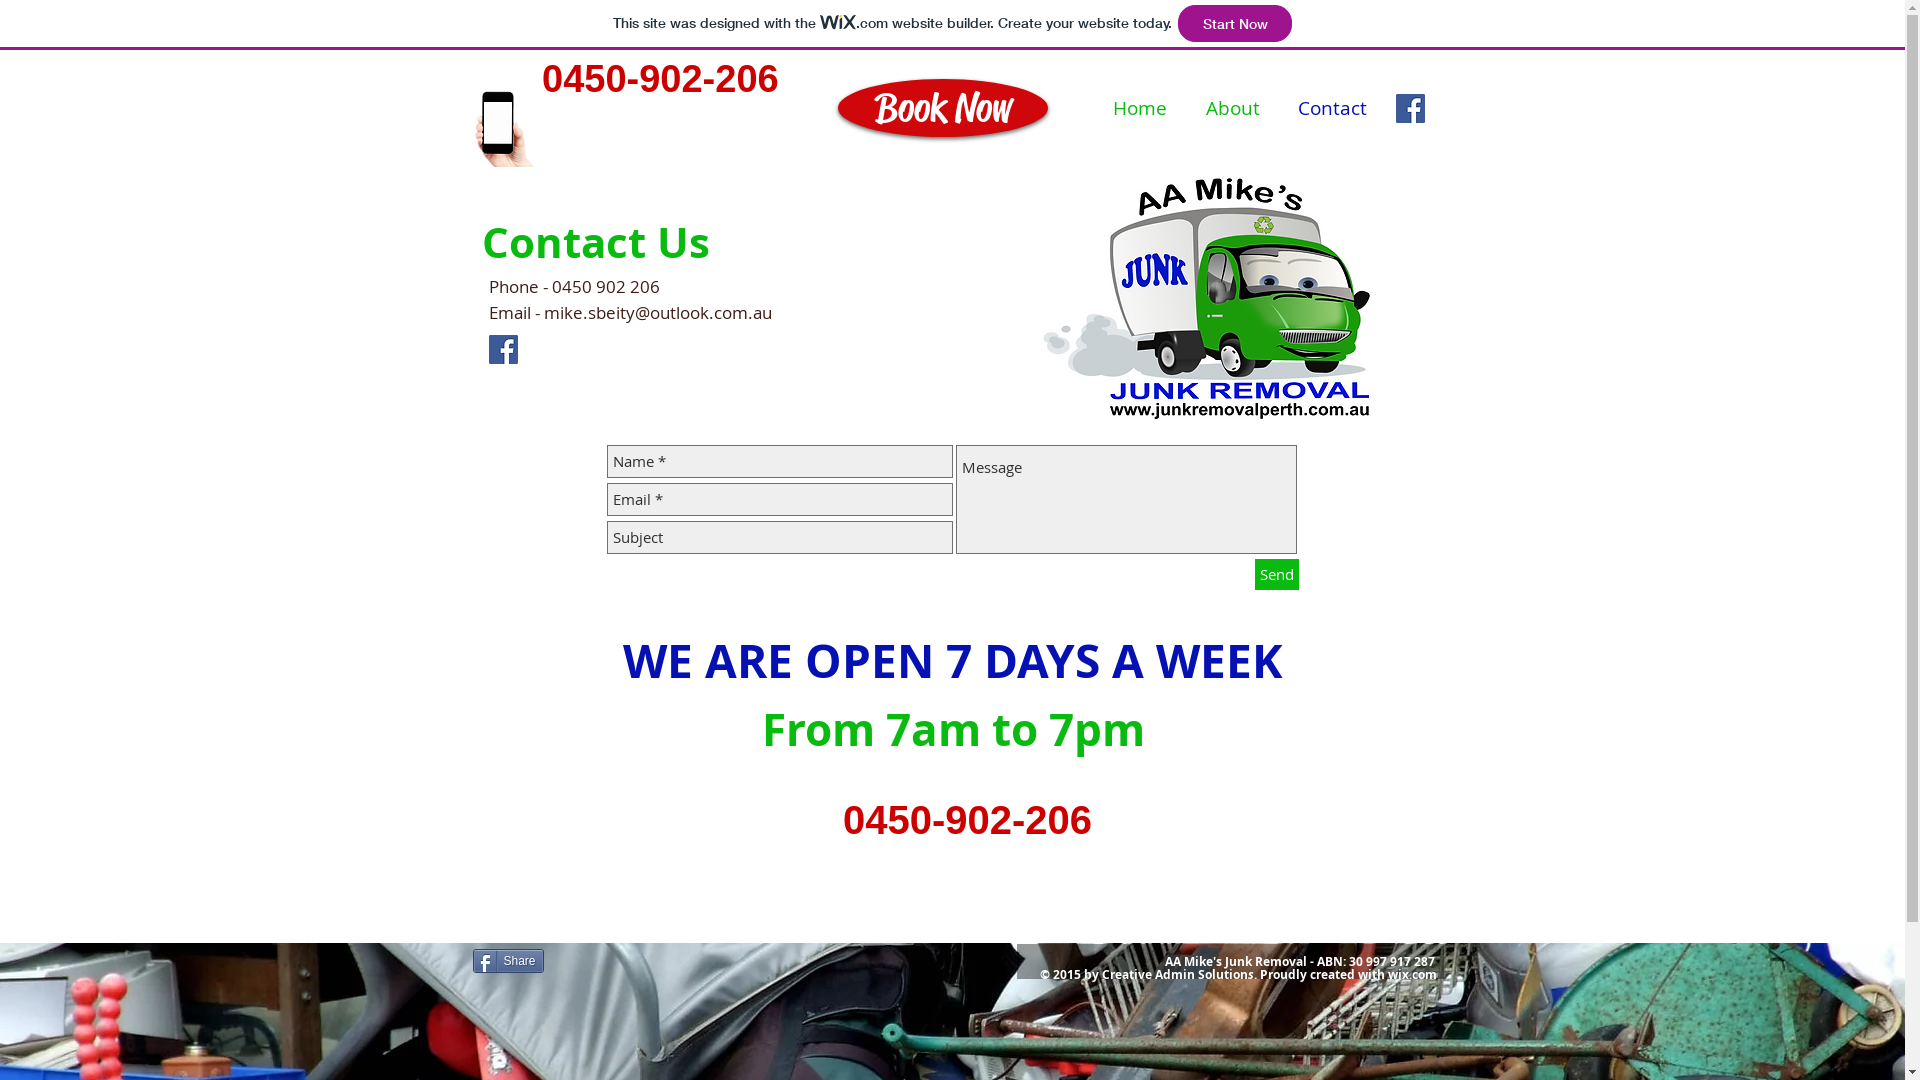 This screenshot has width=1920, height=1080. Describe the element at coordinates (507, 959) in the screenshot. I see `'Share'` at that location.